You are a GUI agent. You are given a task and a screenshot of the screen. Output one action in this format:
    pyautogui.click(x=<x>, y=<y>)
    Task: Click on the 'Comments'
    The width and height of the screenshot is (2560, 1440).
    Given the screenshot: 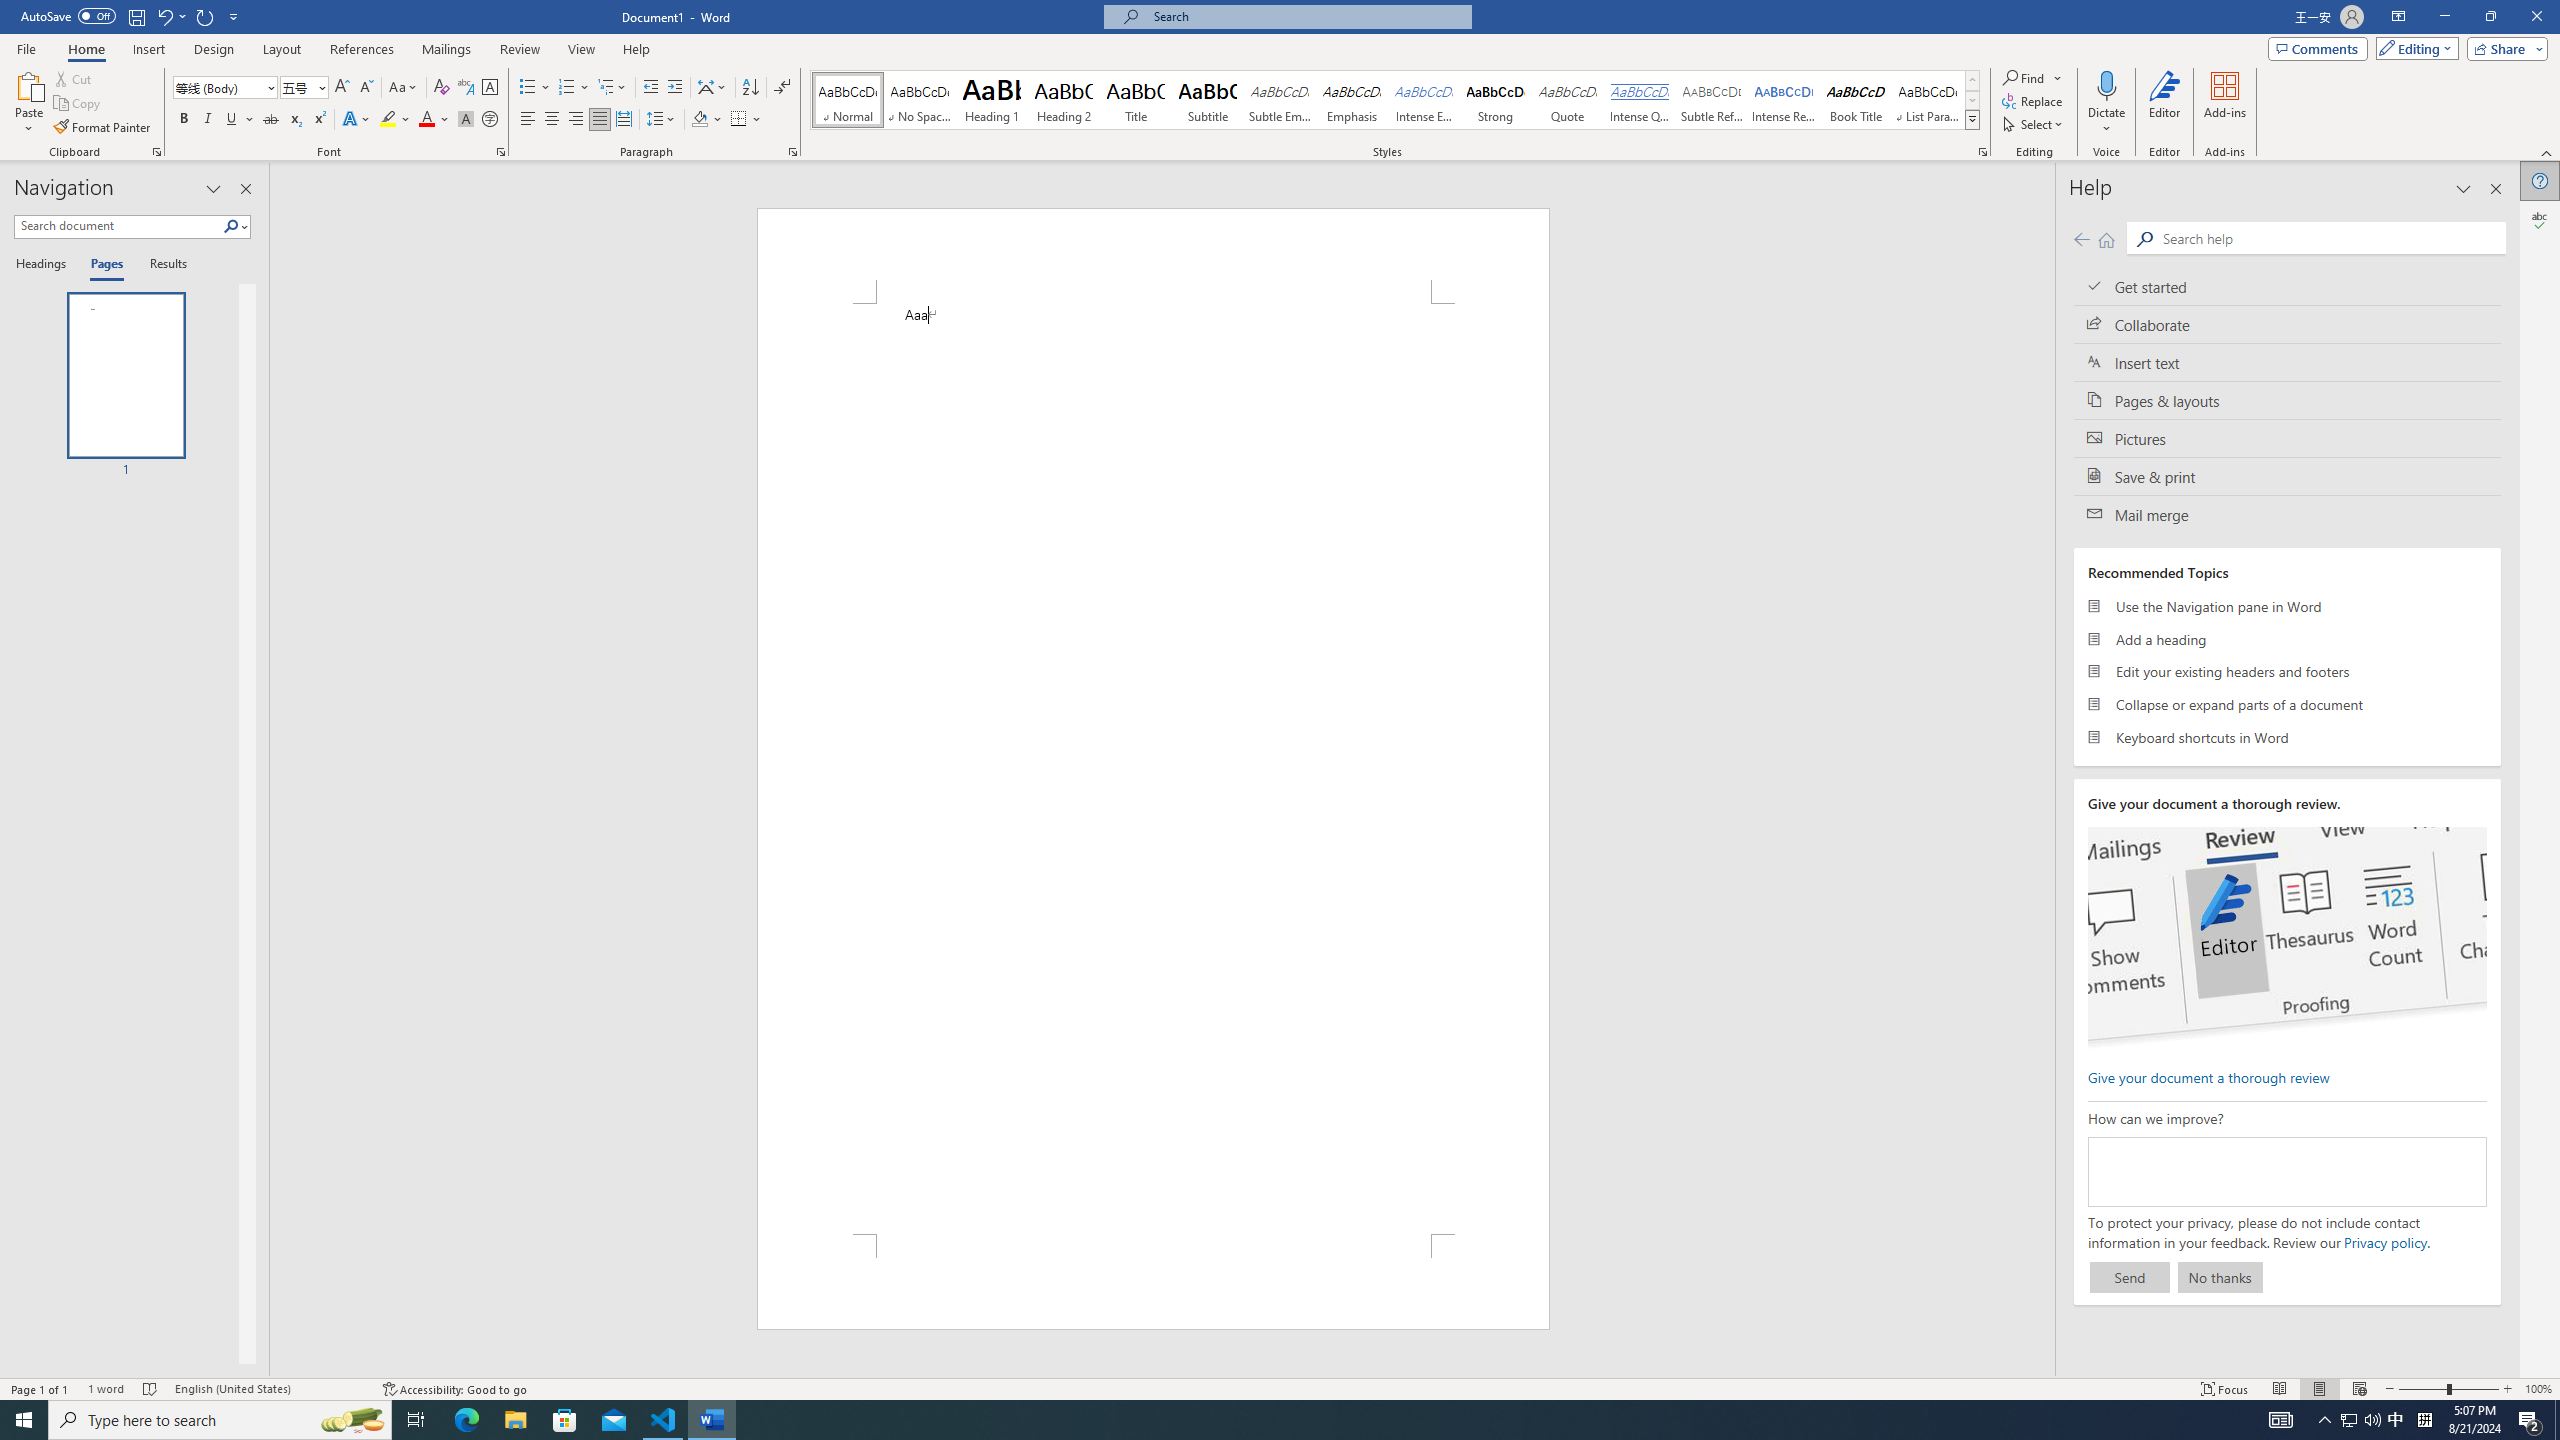 What is the action you would take?
    pyautogui.click(x=2318, y=47)
    